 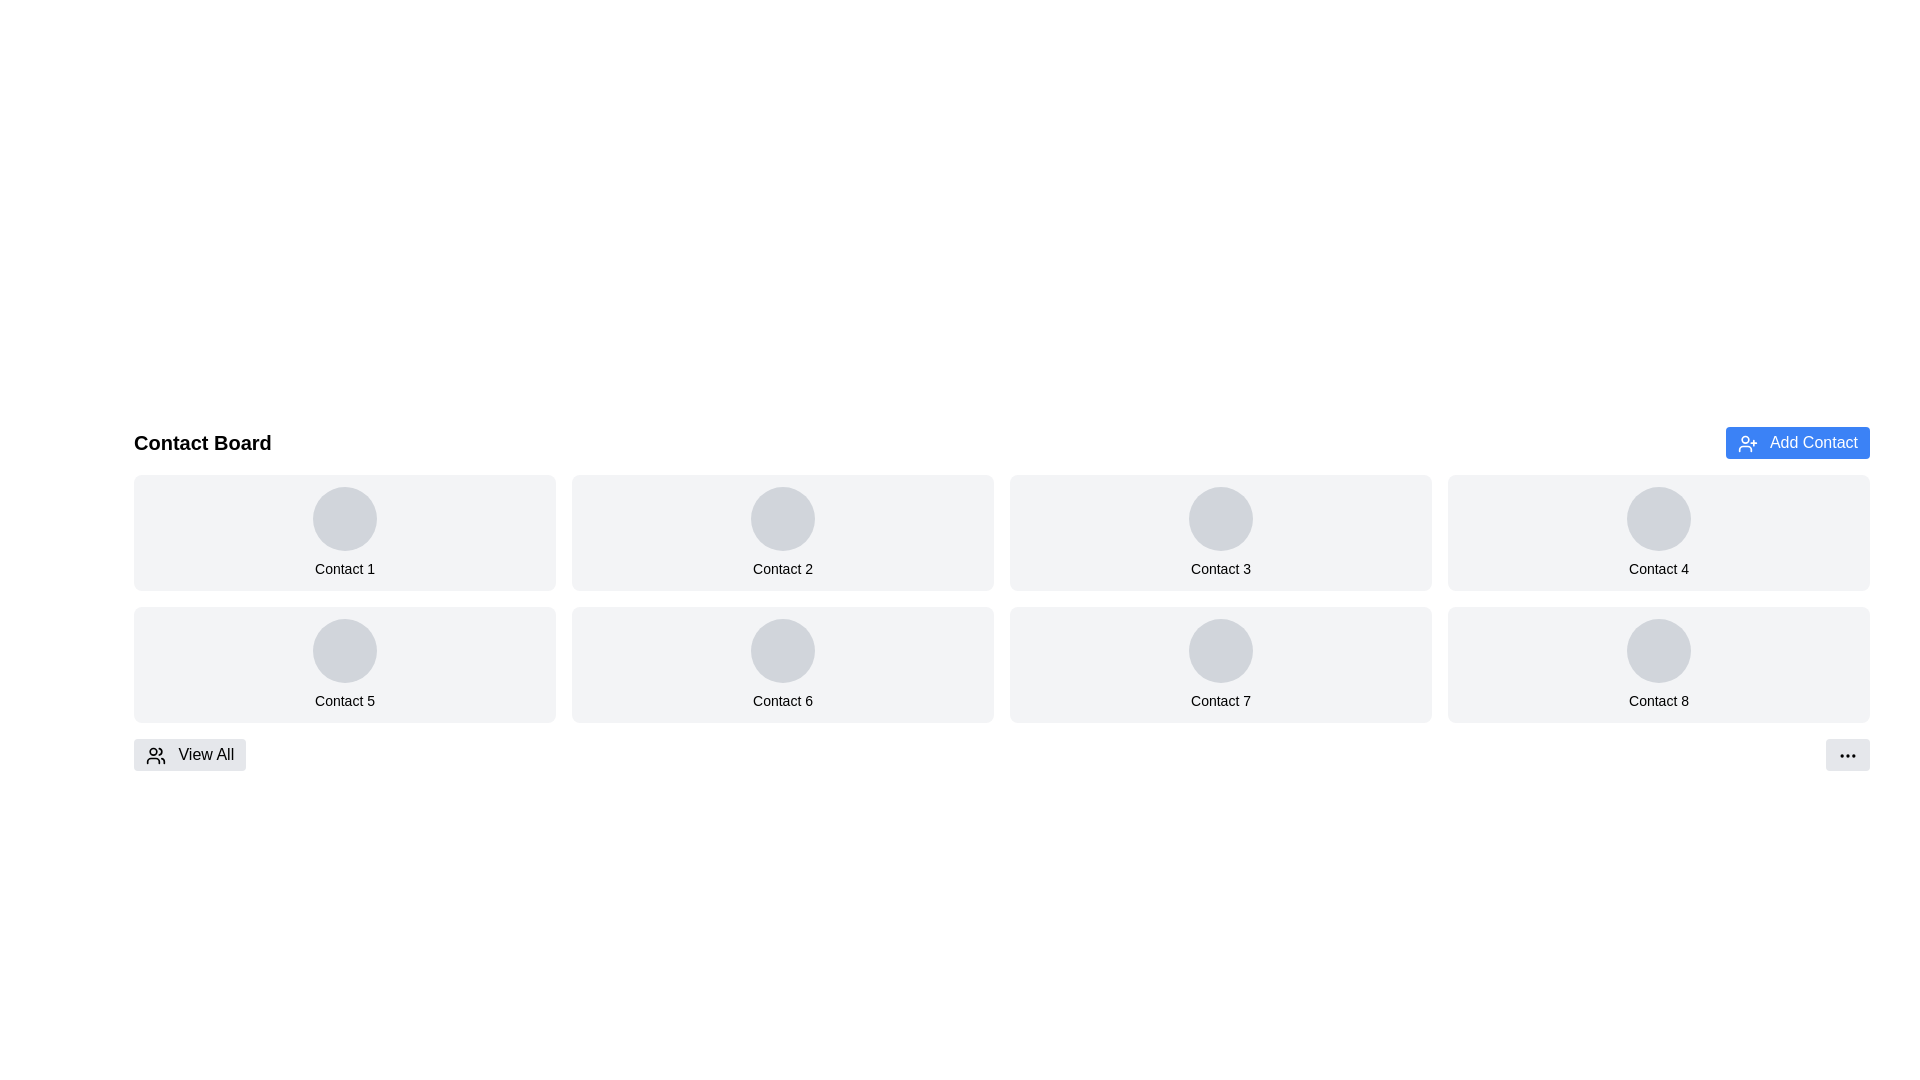 I want to click on the contact element labeled 'Contact 6' in the grid layout, so click(x=781, y=664).